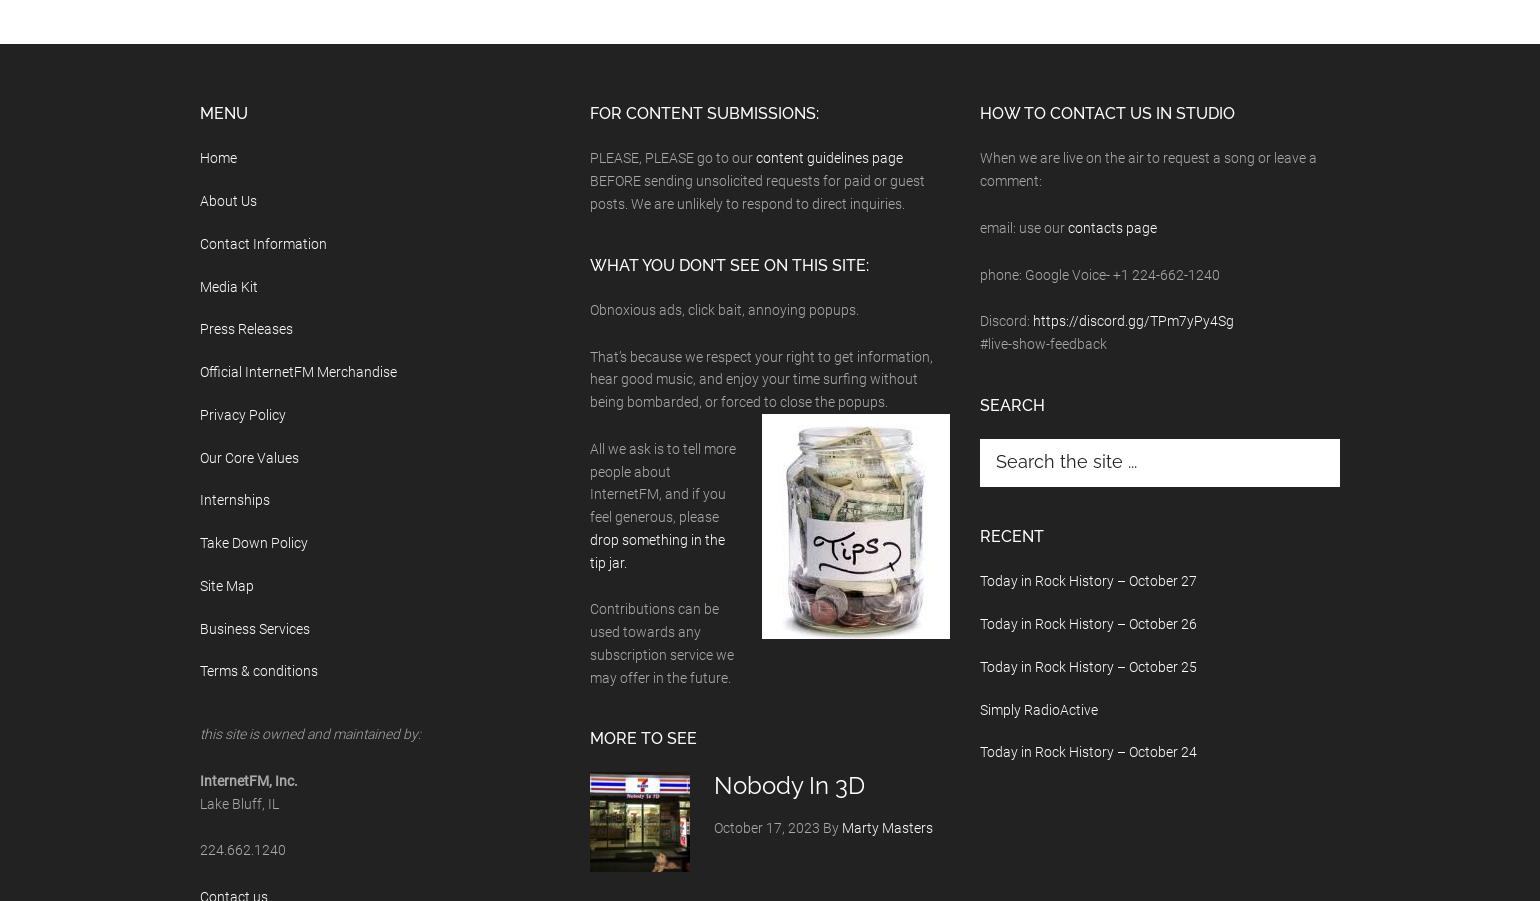 Image resolution: width=1540 pixels, height=901 pixels. I want to click on 'All we ask is to tell more people about InternetFM, and if you feel generous, please', so click(662, 482).